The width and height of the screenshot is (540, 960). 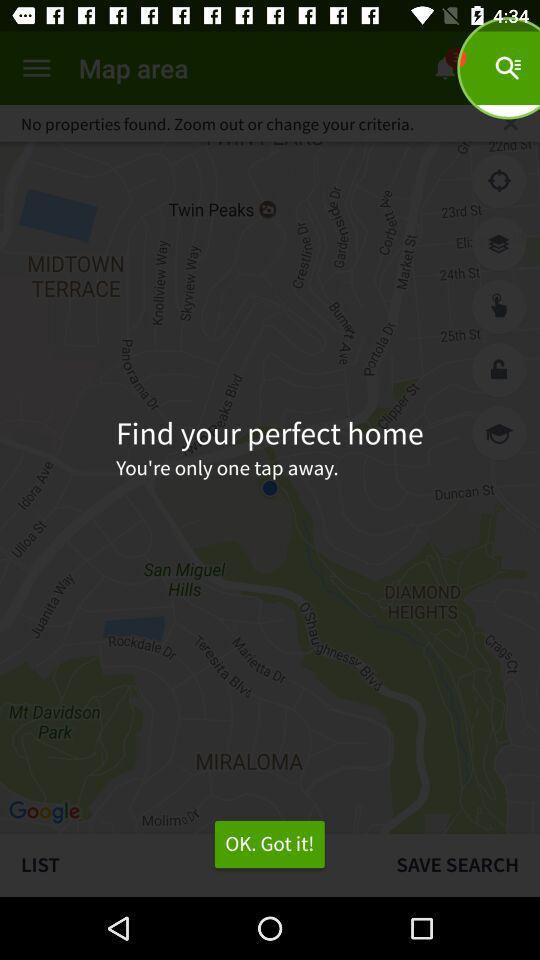 What do you see at coordinates (36, 68) in the screenshot?
I see `the item to the left of map area` at bounding box center [36, 68].